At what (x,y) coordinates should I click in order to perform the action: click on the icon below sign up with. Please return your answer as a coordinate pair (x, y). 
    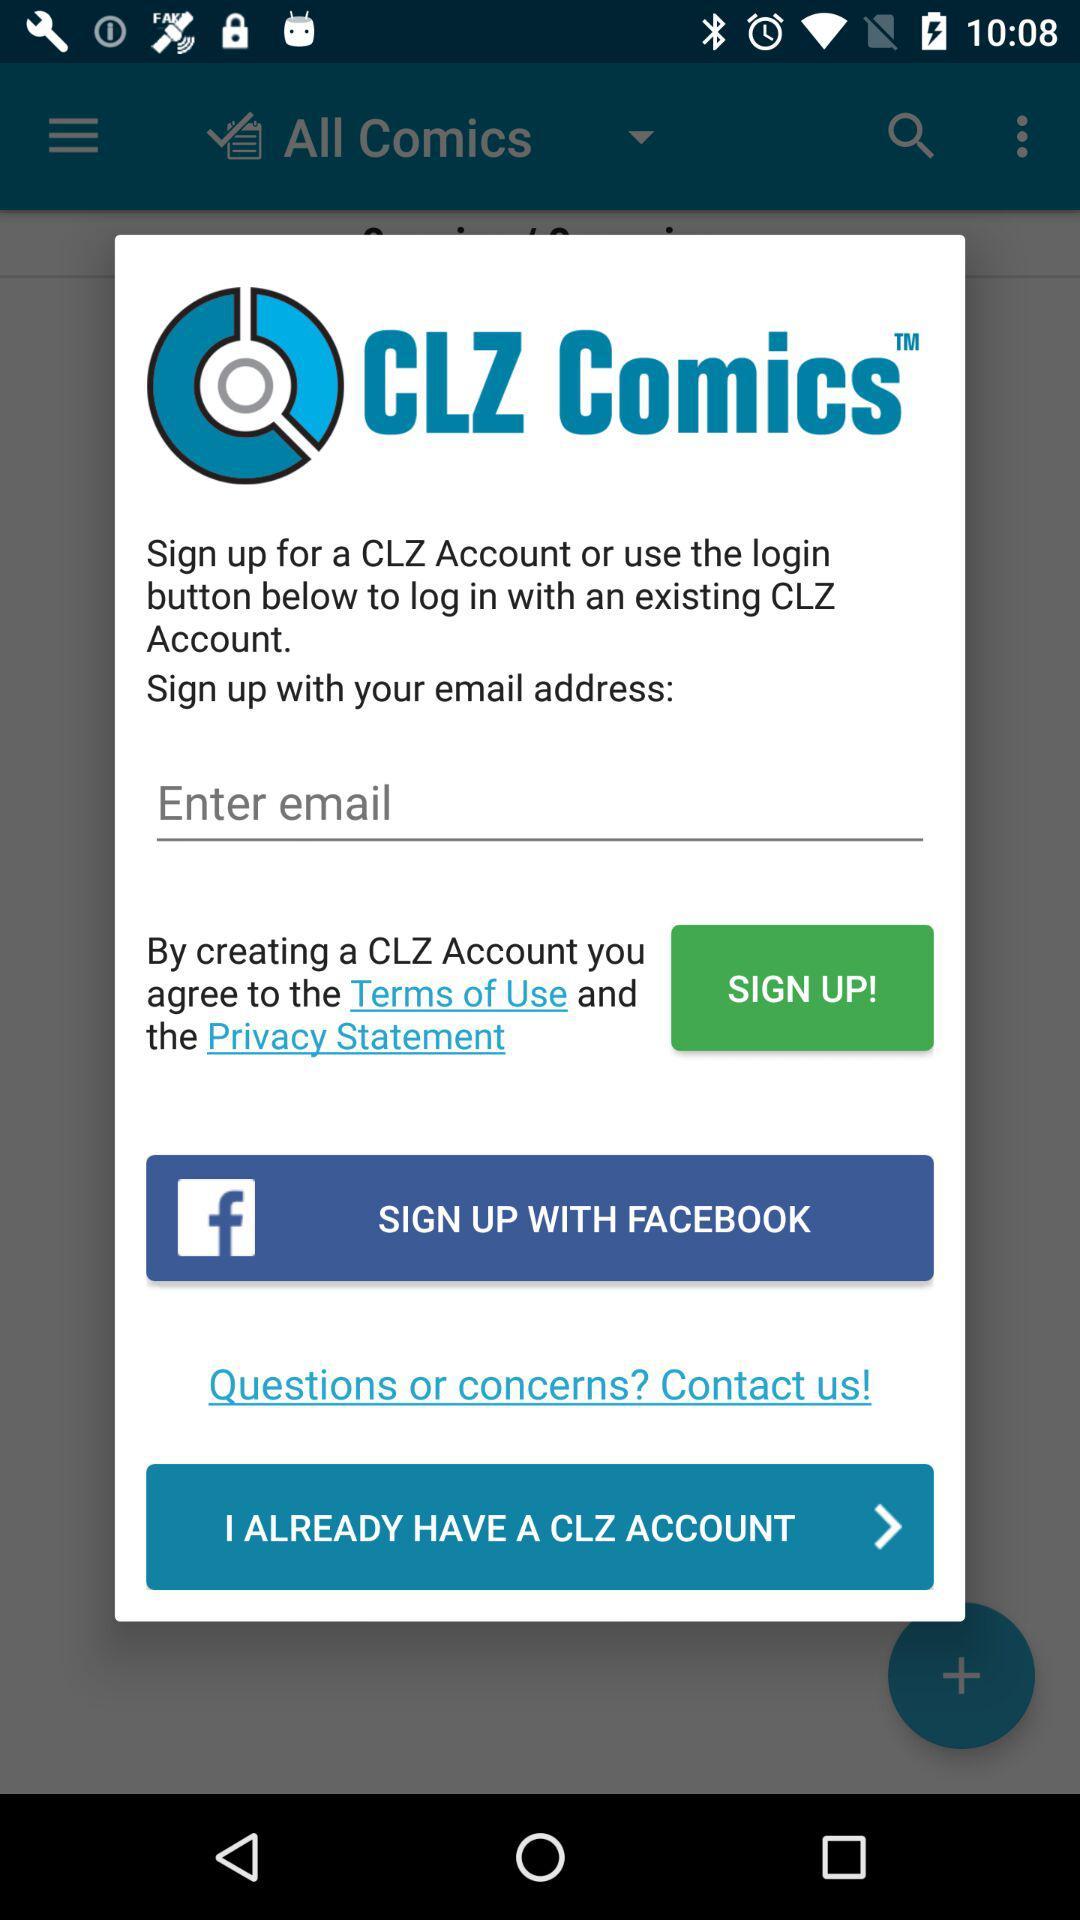
    Looking at the image, I should click on (540, 1381).